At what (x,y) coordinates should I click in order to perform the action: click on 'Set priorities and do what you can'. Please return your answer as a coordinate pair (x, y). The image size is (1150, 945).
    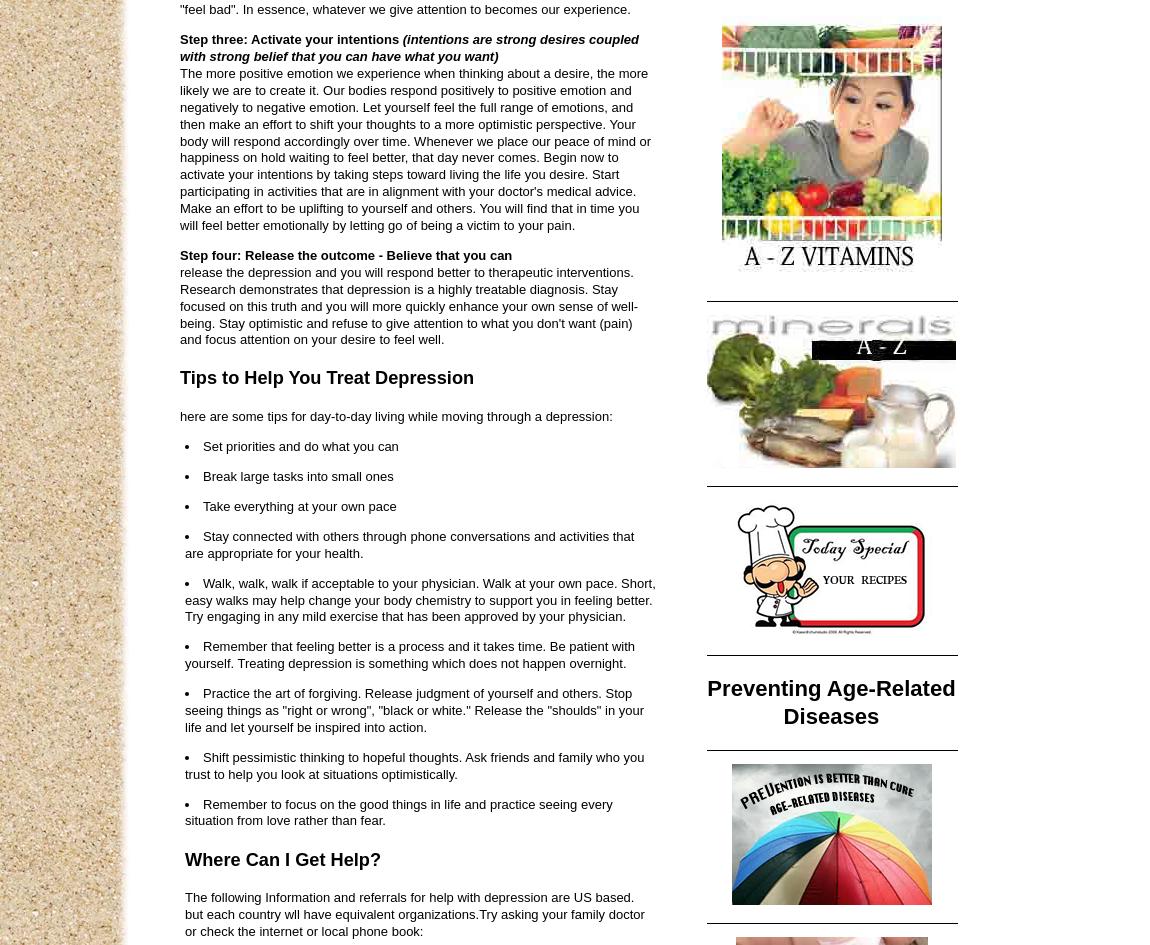
    Looking at the image, I should click on (300, 446).